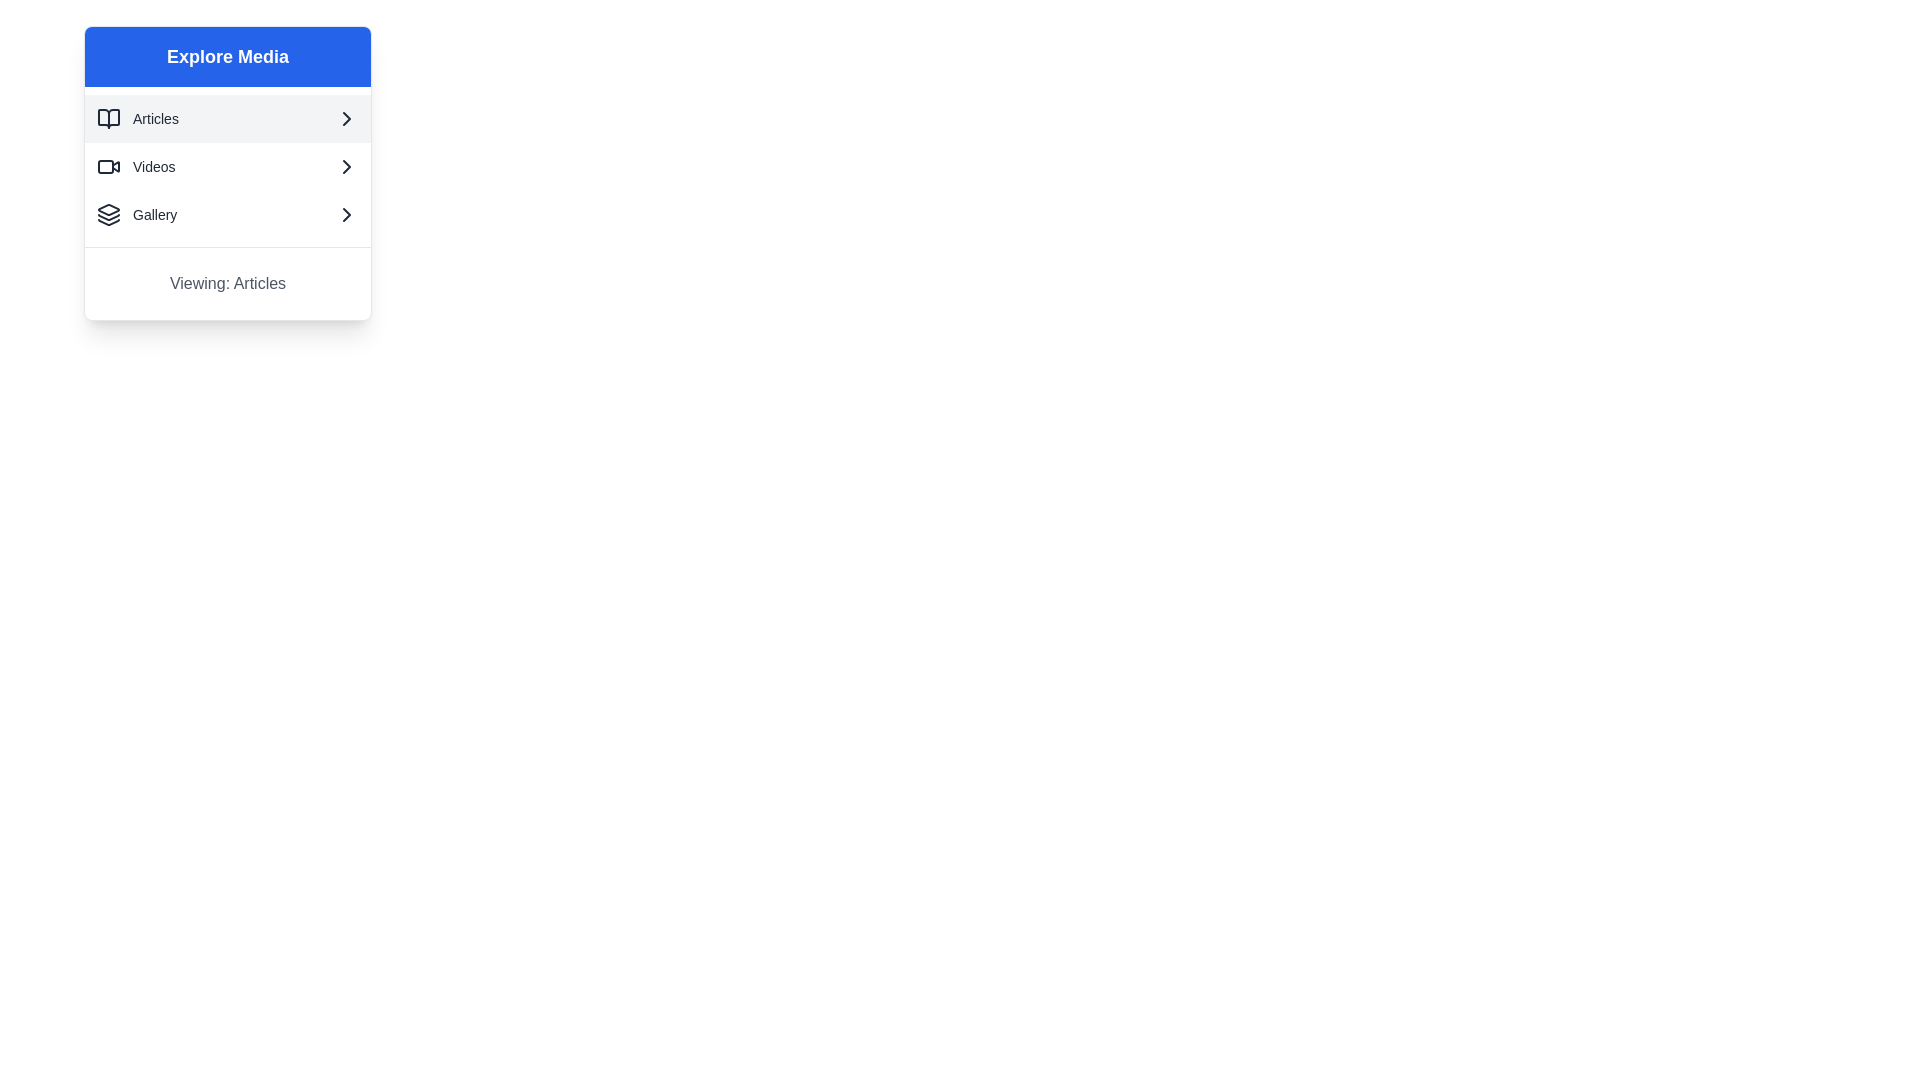 This screenshot has width=1920, height=1080. I want to click on the chevron icon next to the 'Videos' text, so click(346, 165).